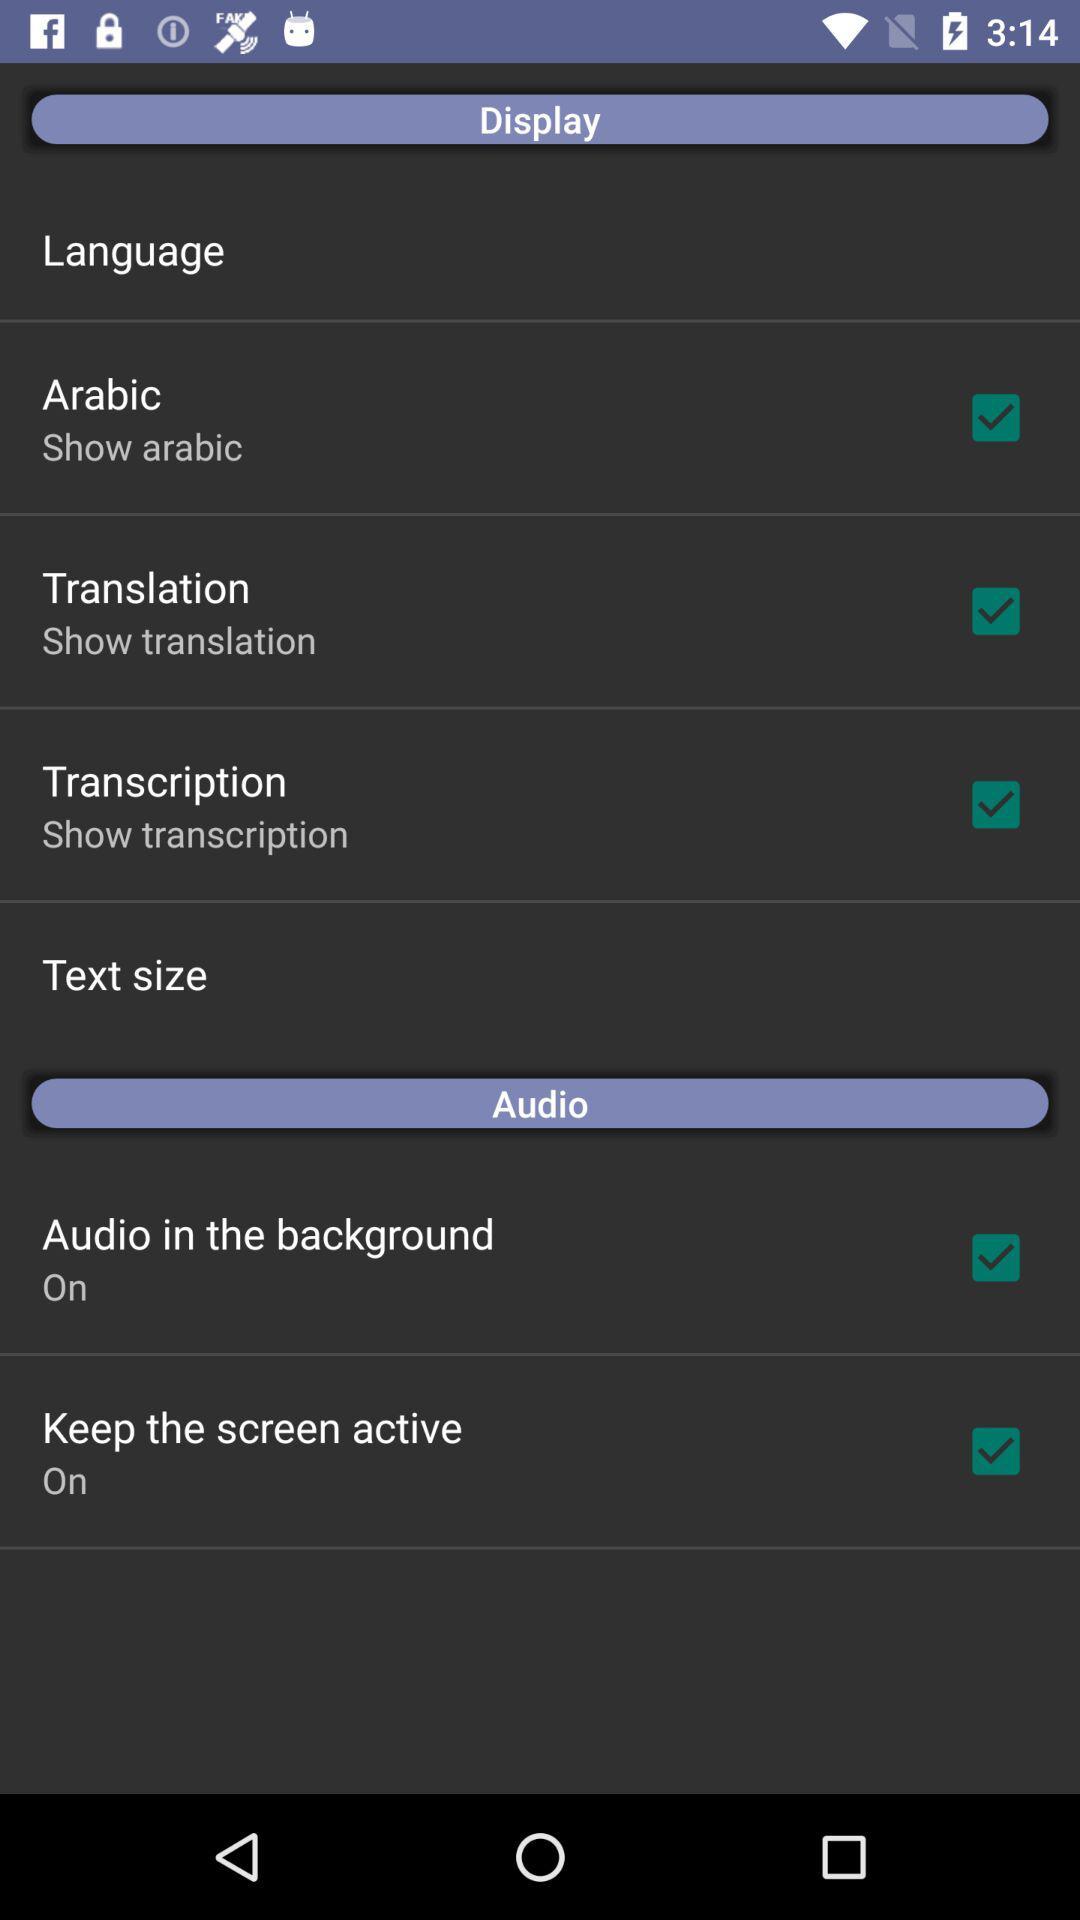 This screenshot has width=1080, height=1920. I want to click on item below the arabic item, so click(141, 445).